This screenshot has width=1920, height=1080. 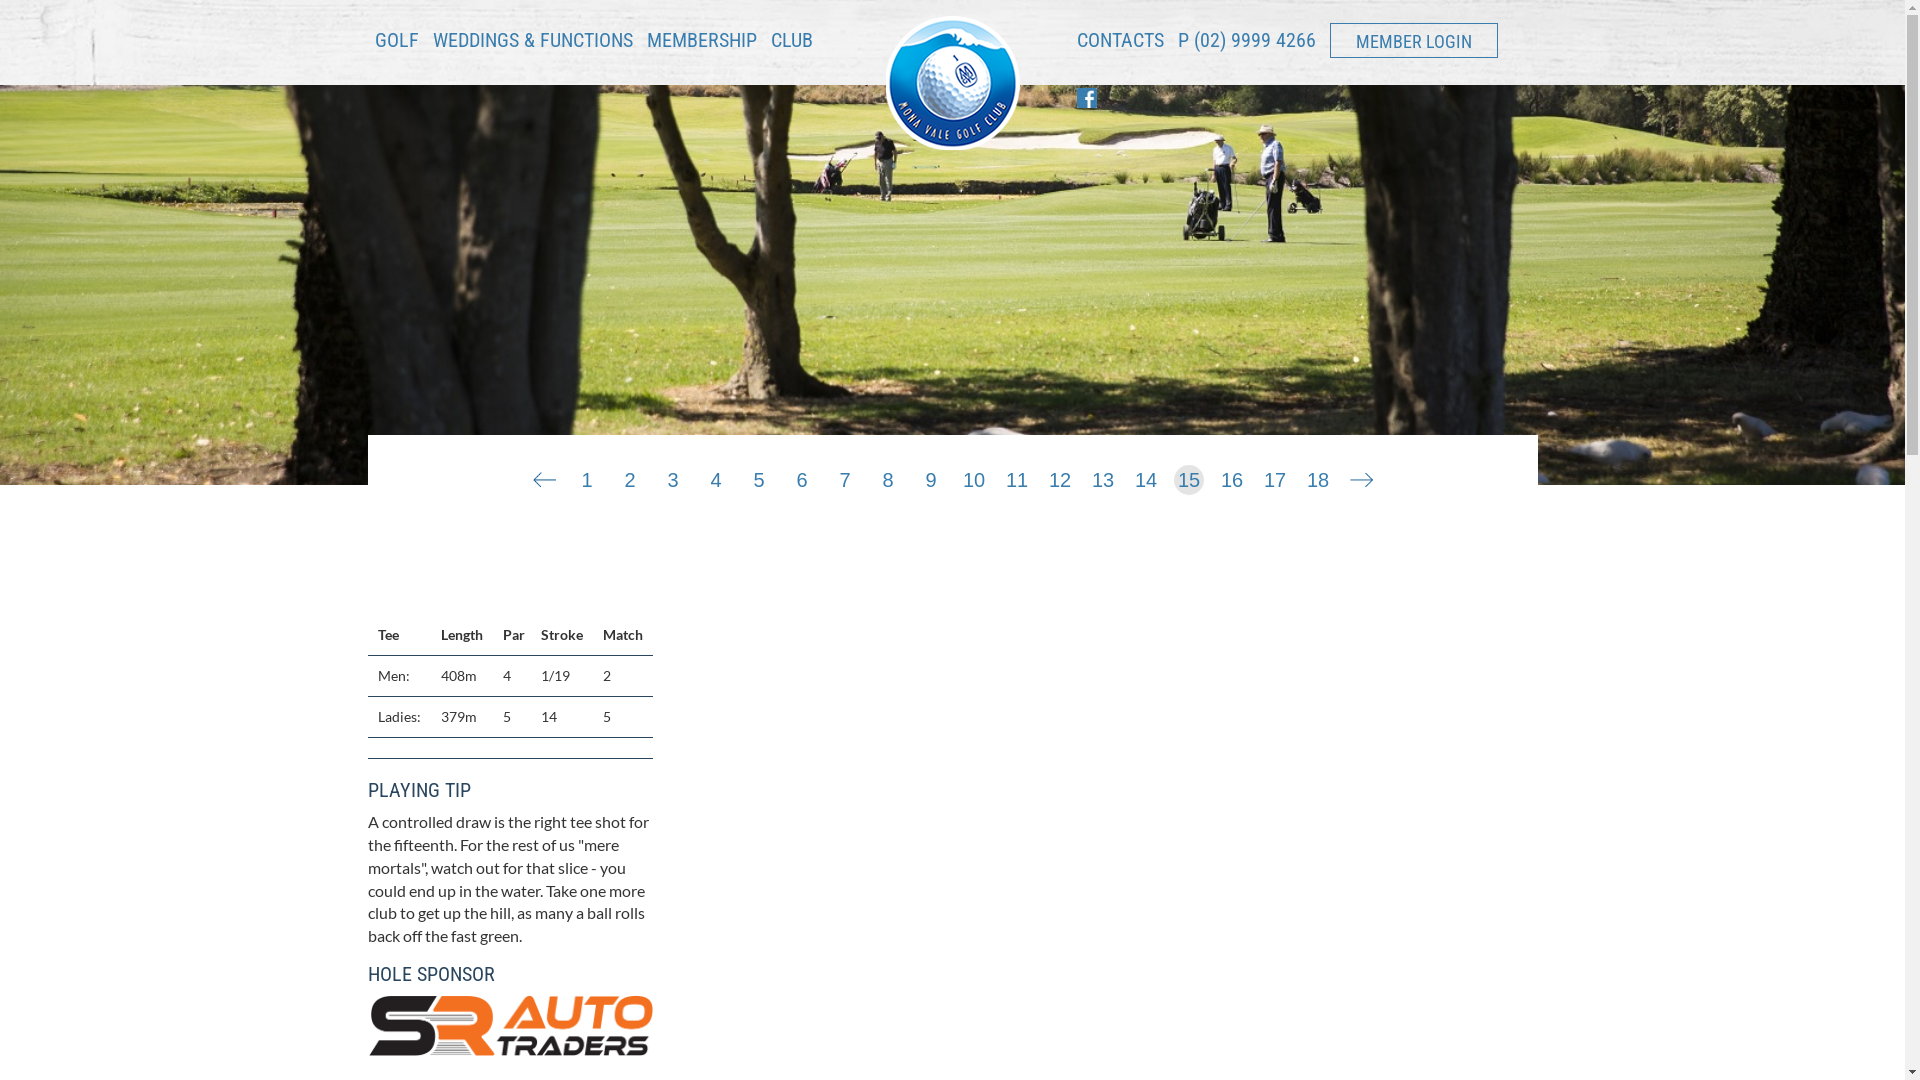 What do you see at coordinates (801, 475) in the screenshot?
I see `'6'` at bounding box center [801, 475].